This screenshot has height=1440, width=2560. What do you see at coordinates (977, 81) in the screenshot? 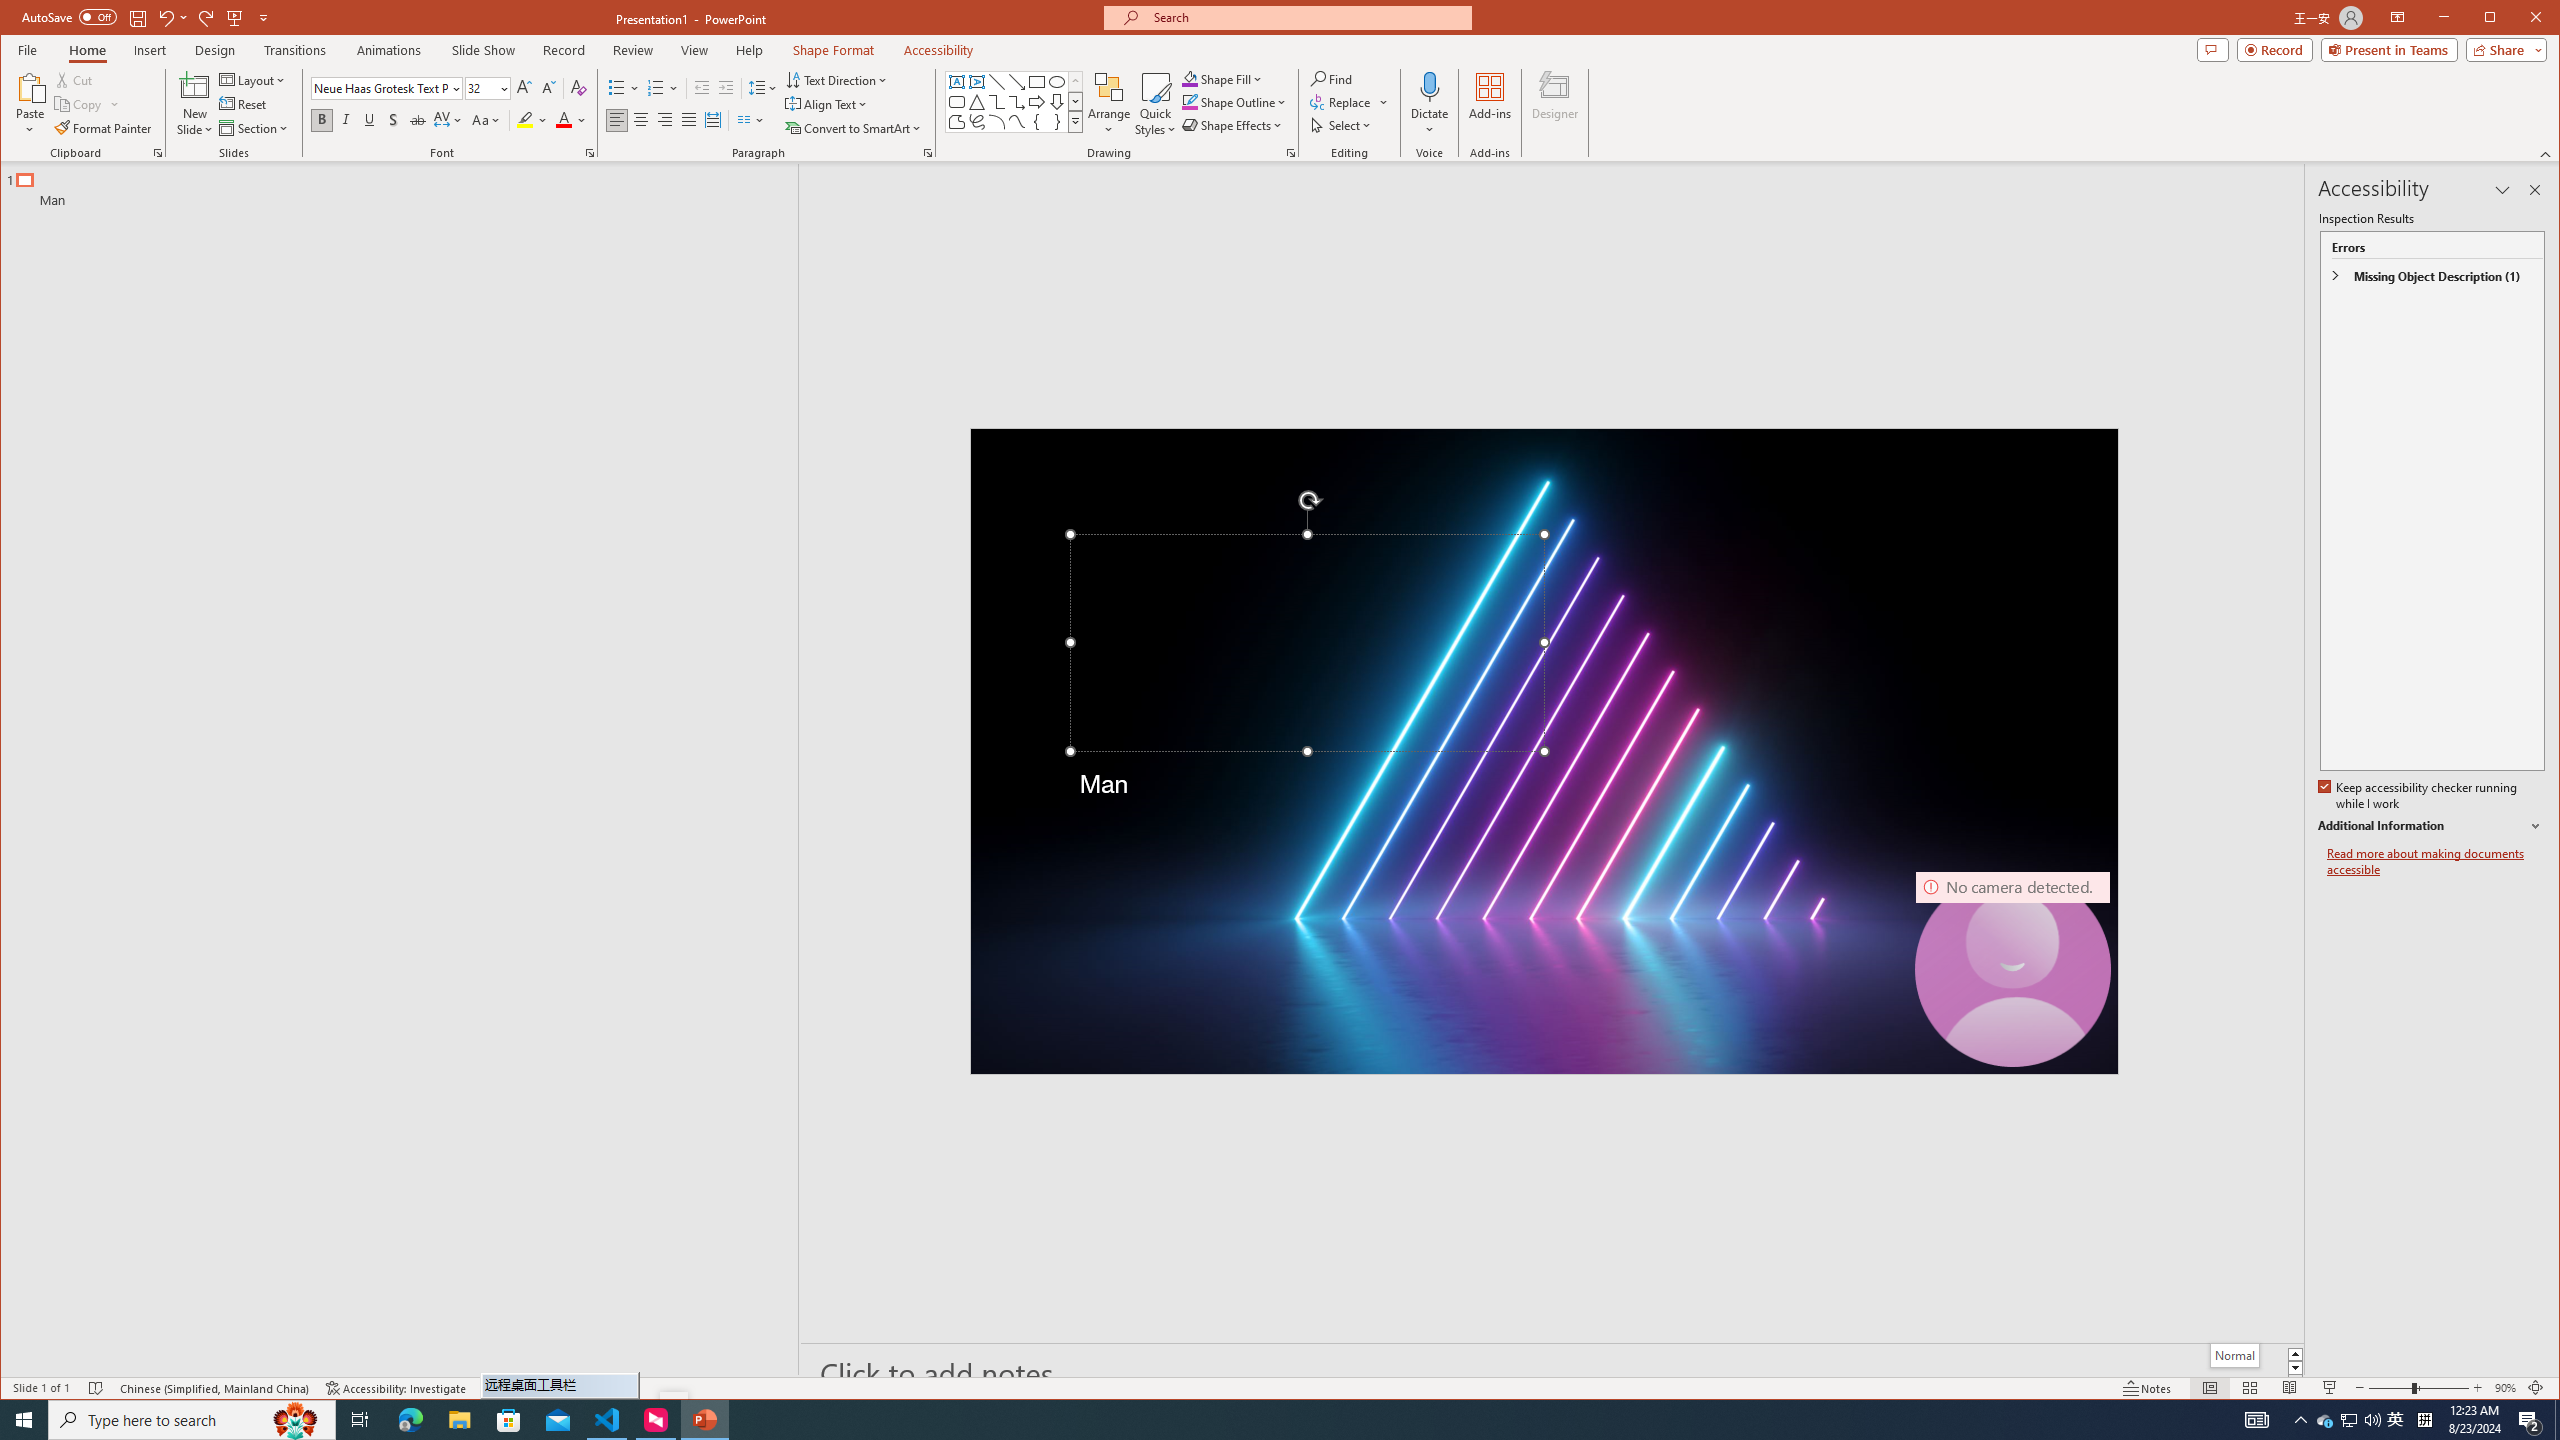
I see `'Vertical Text Box'` at bounding box center [977, 81].